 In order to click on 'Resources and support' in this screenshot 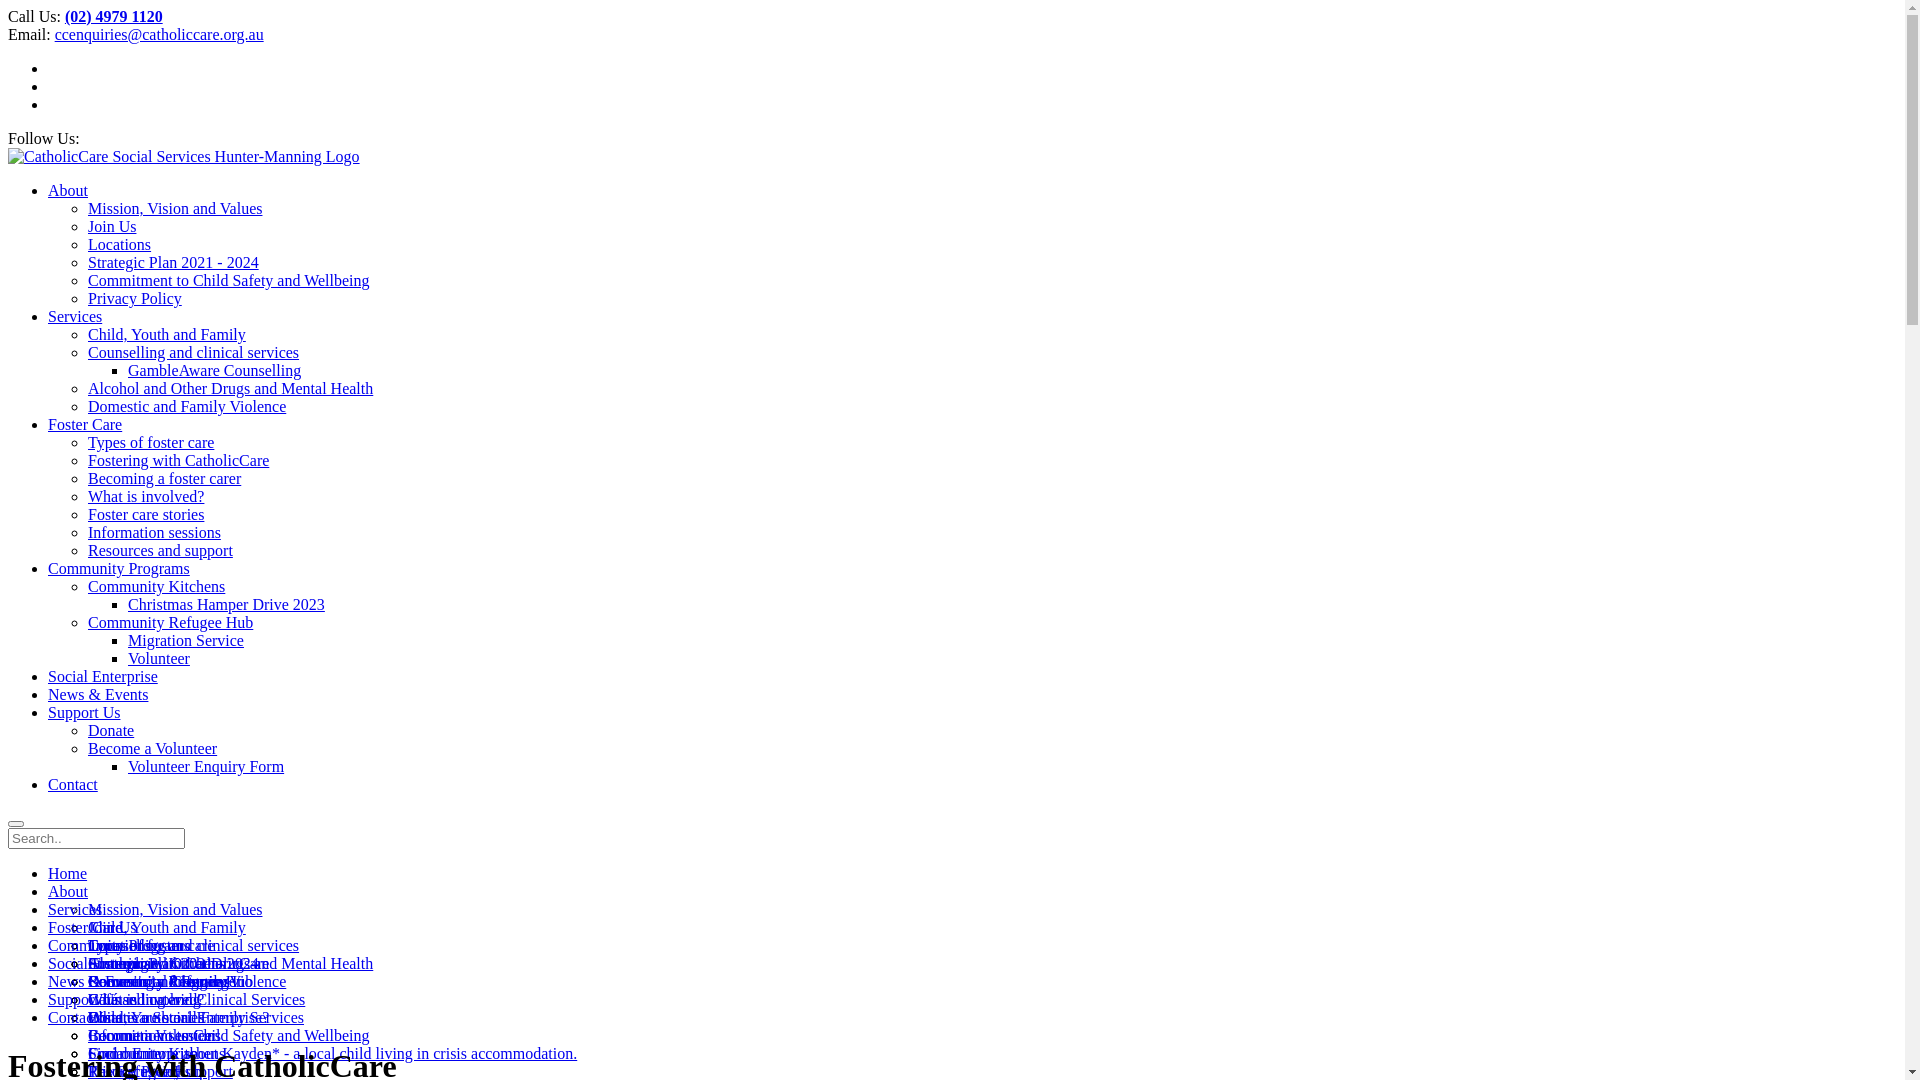, I will do `click(160, 550)`.